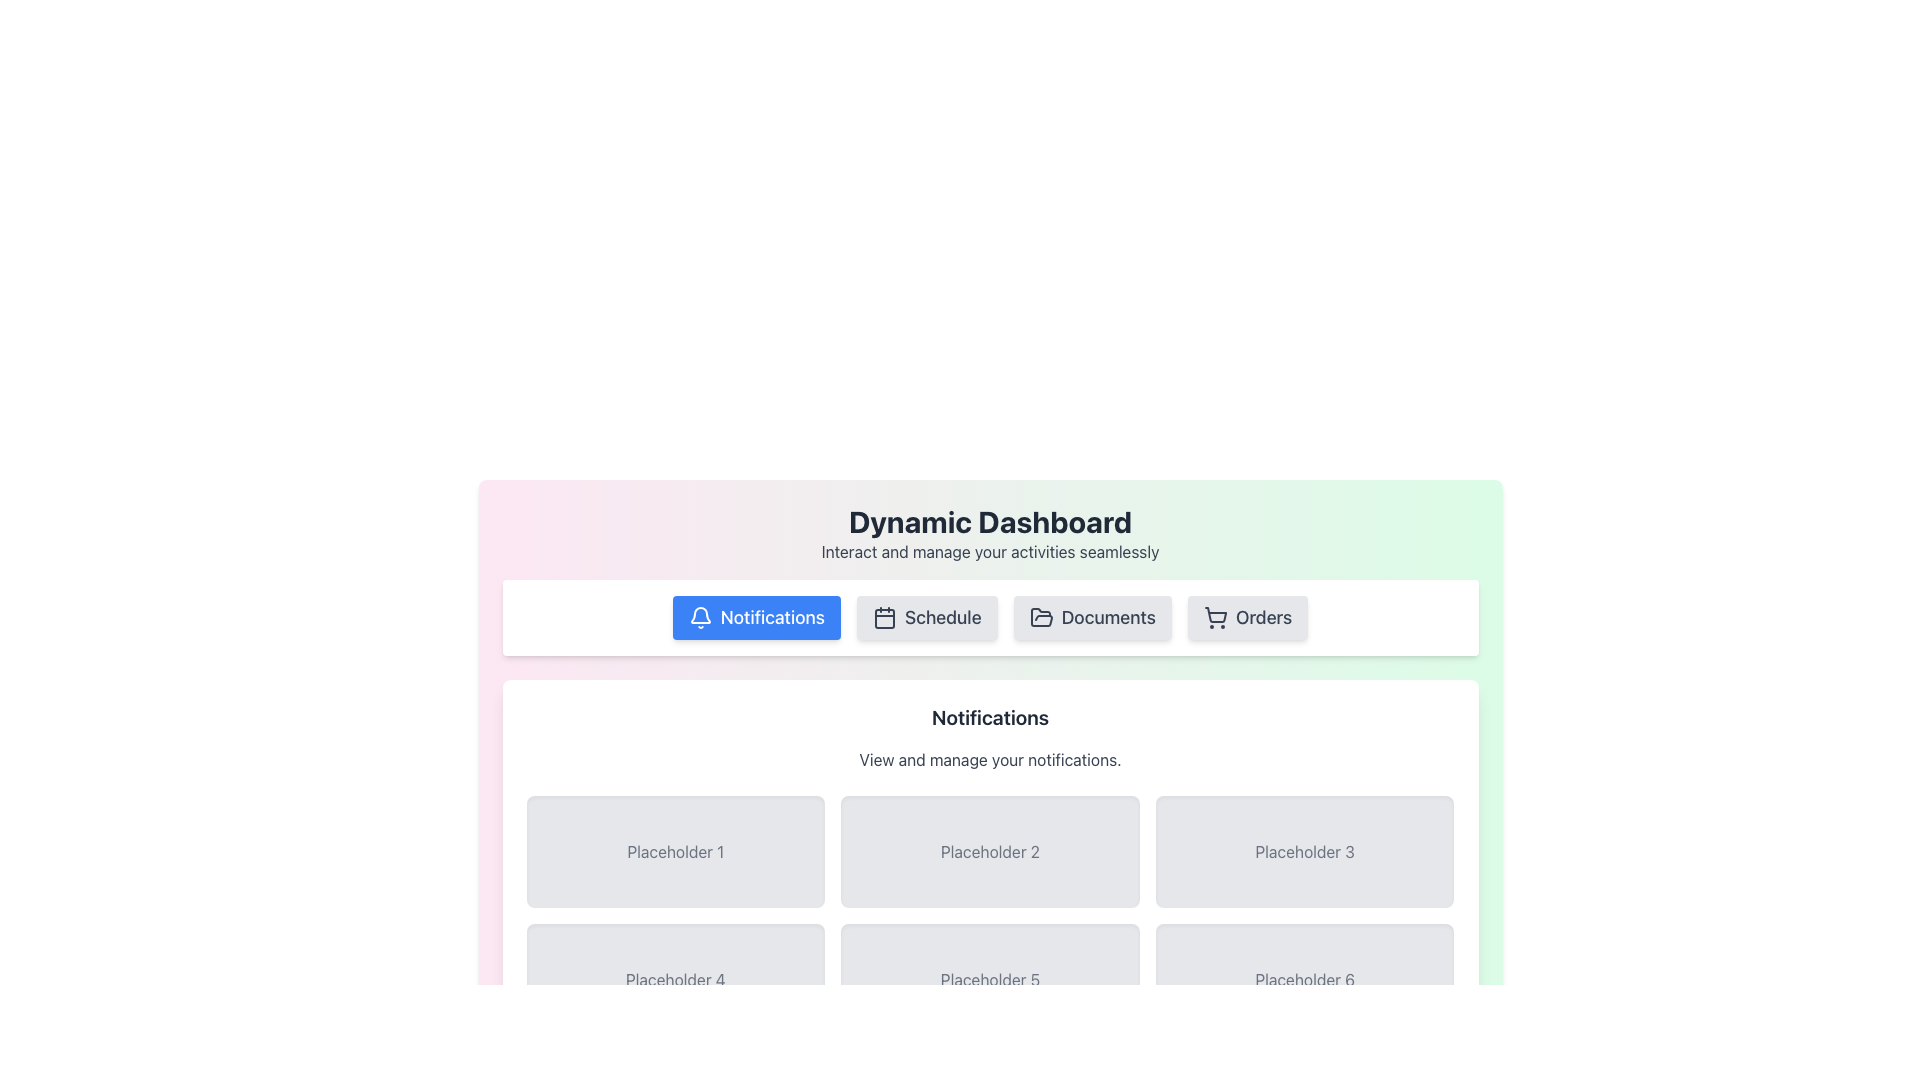  What do you see at coordinates (754, 616) in the screenshot?
I see `the first button in the navigation bar labeled 'Notifications'` at bounding box center [754, 616].